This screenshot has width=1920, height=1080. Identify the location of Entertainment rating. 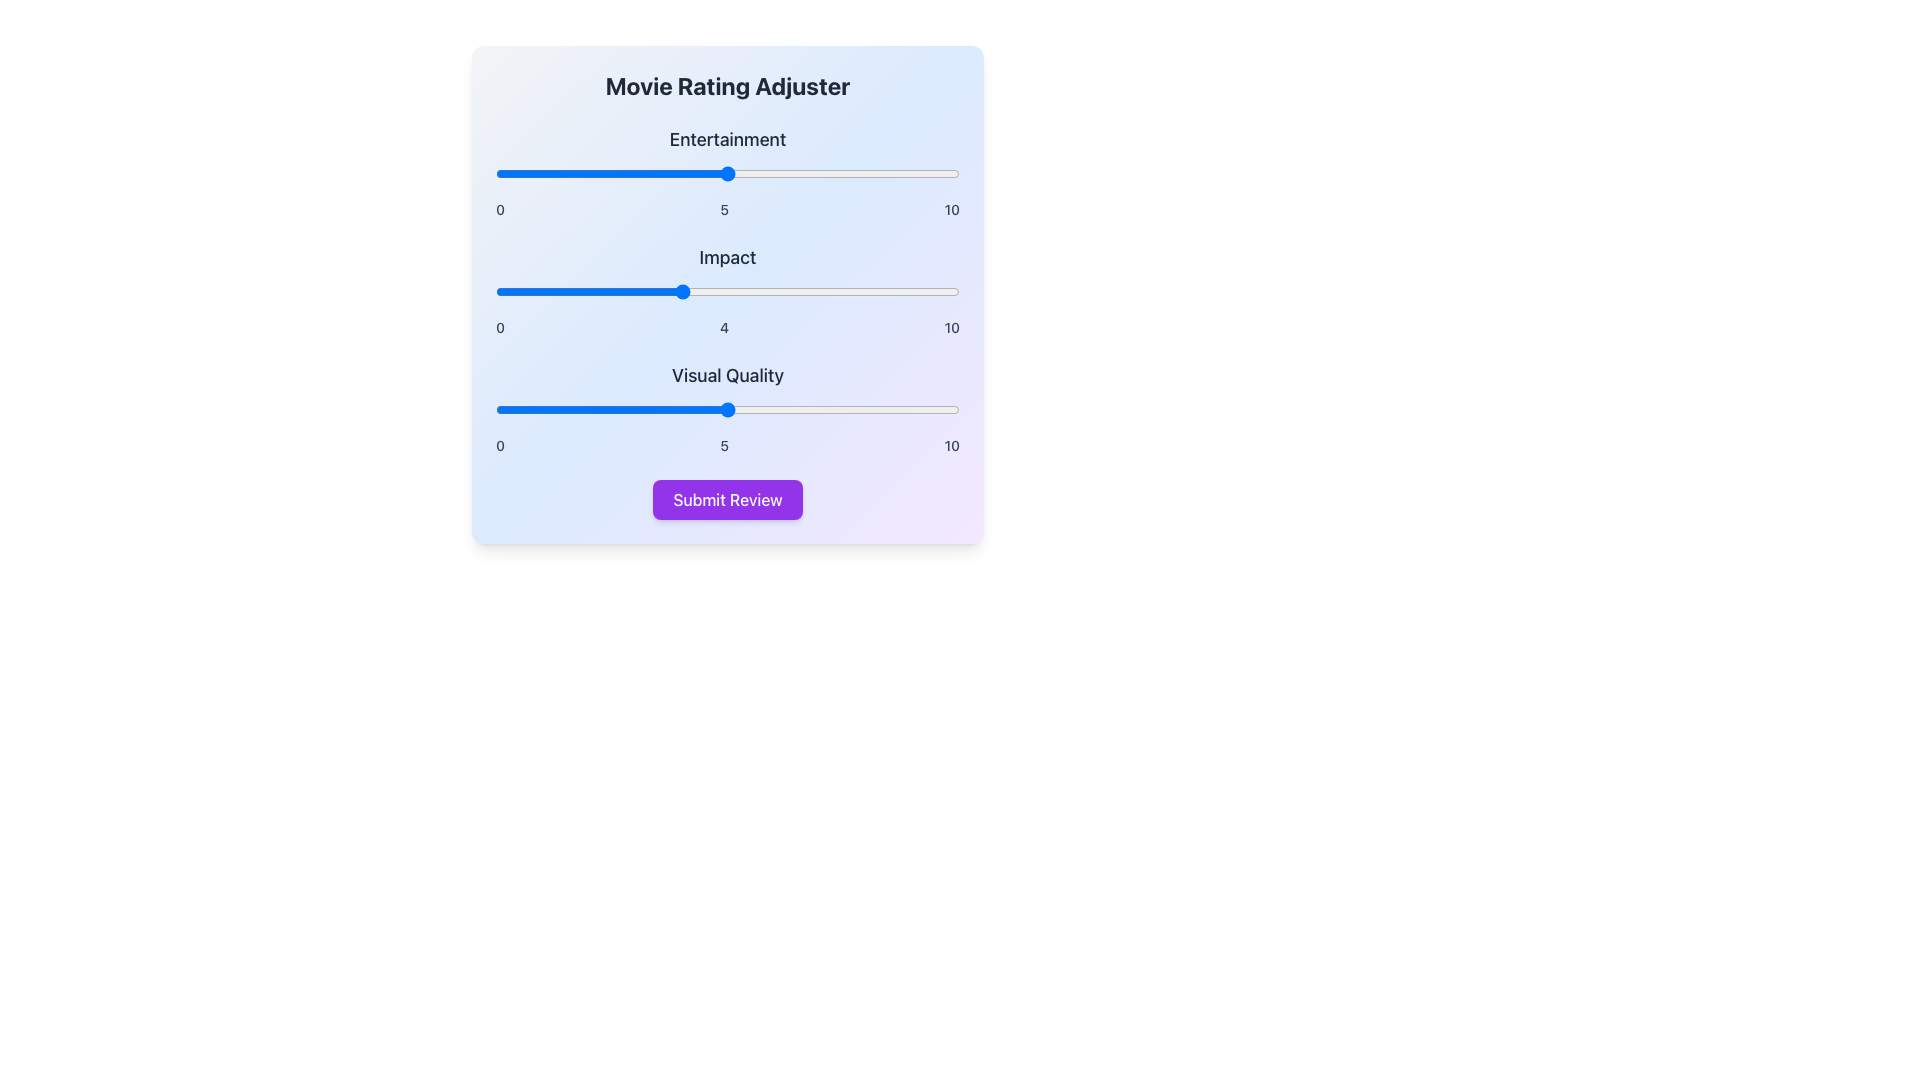
(773, 172).